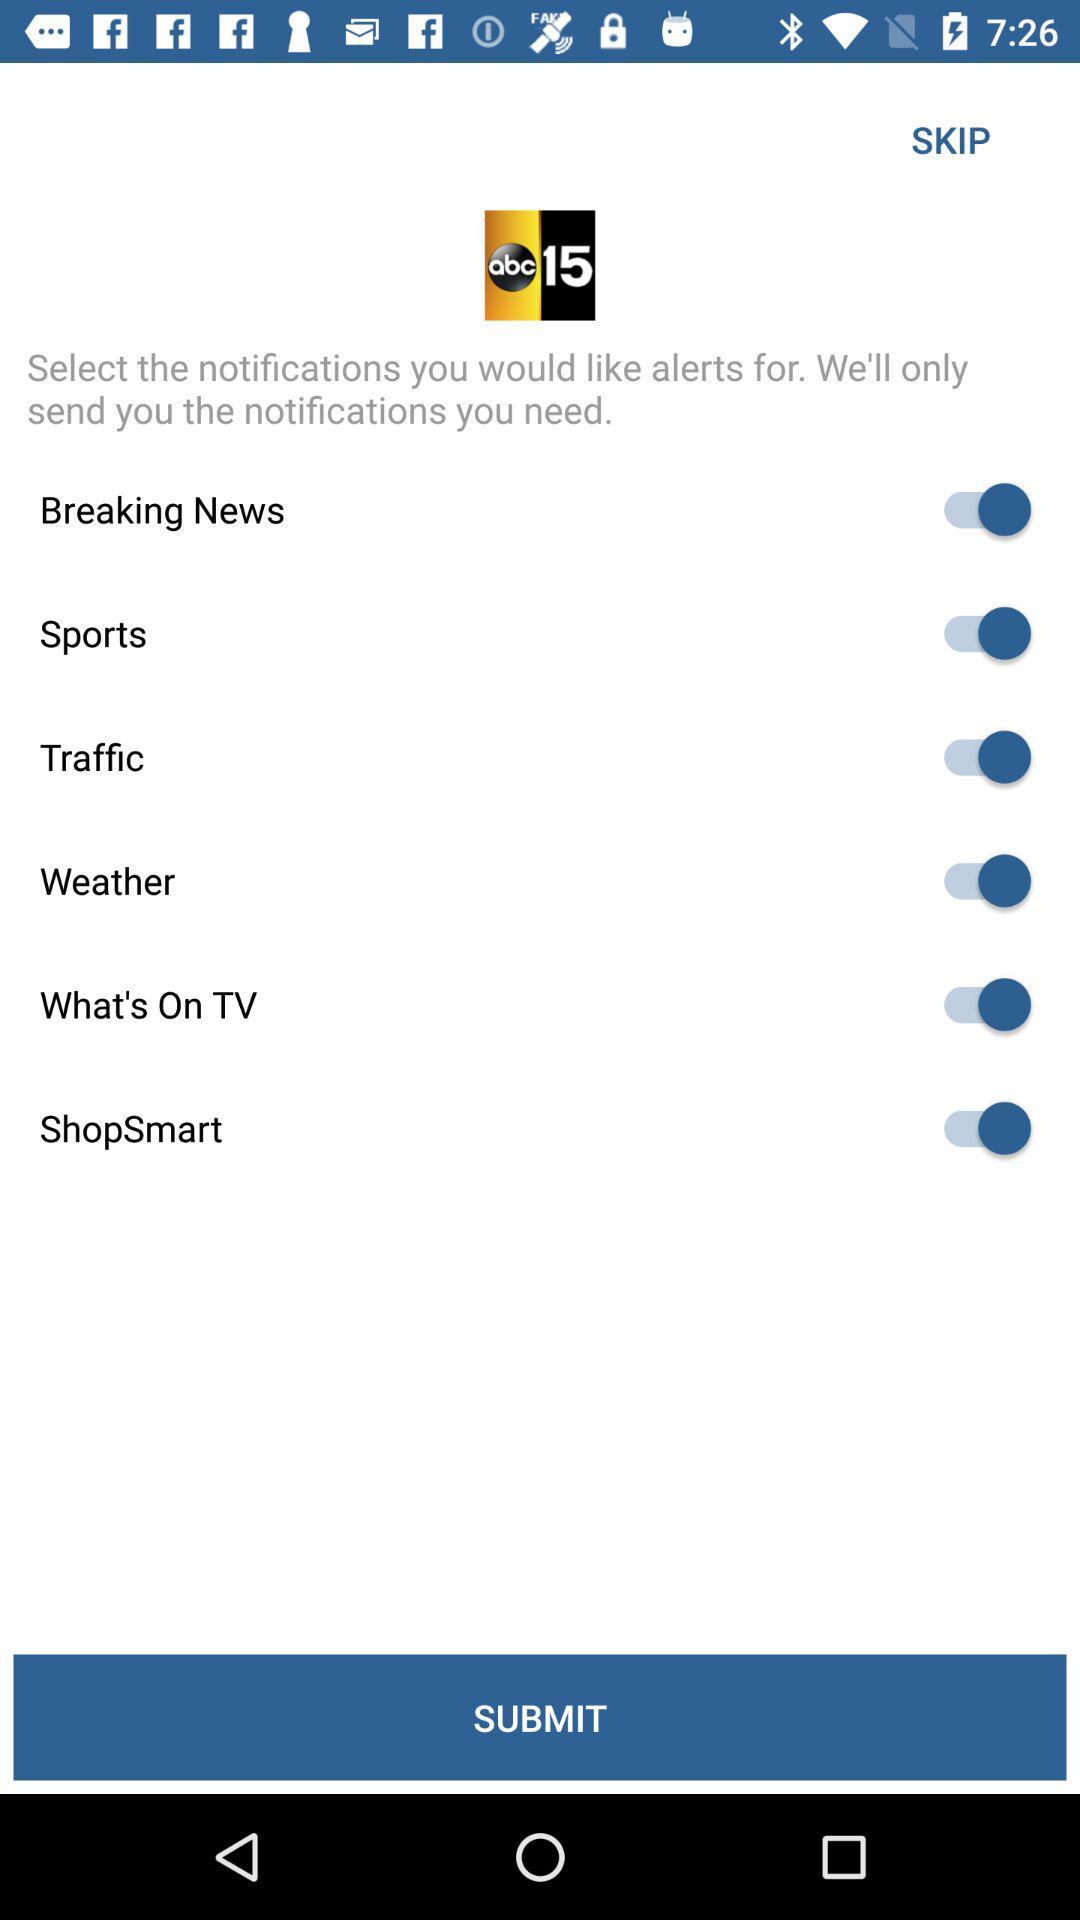  What do you see at coordinates (977, 632) in the screenshot?
I see `sports notifications` at bounding box center [977, 632].